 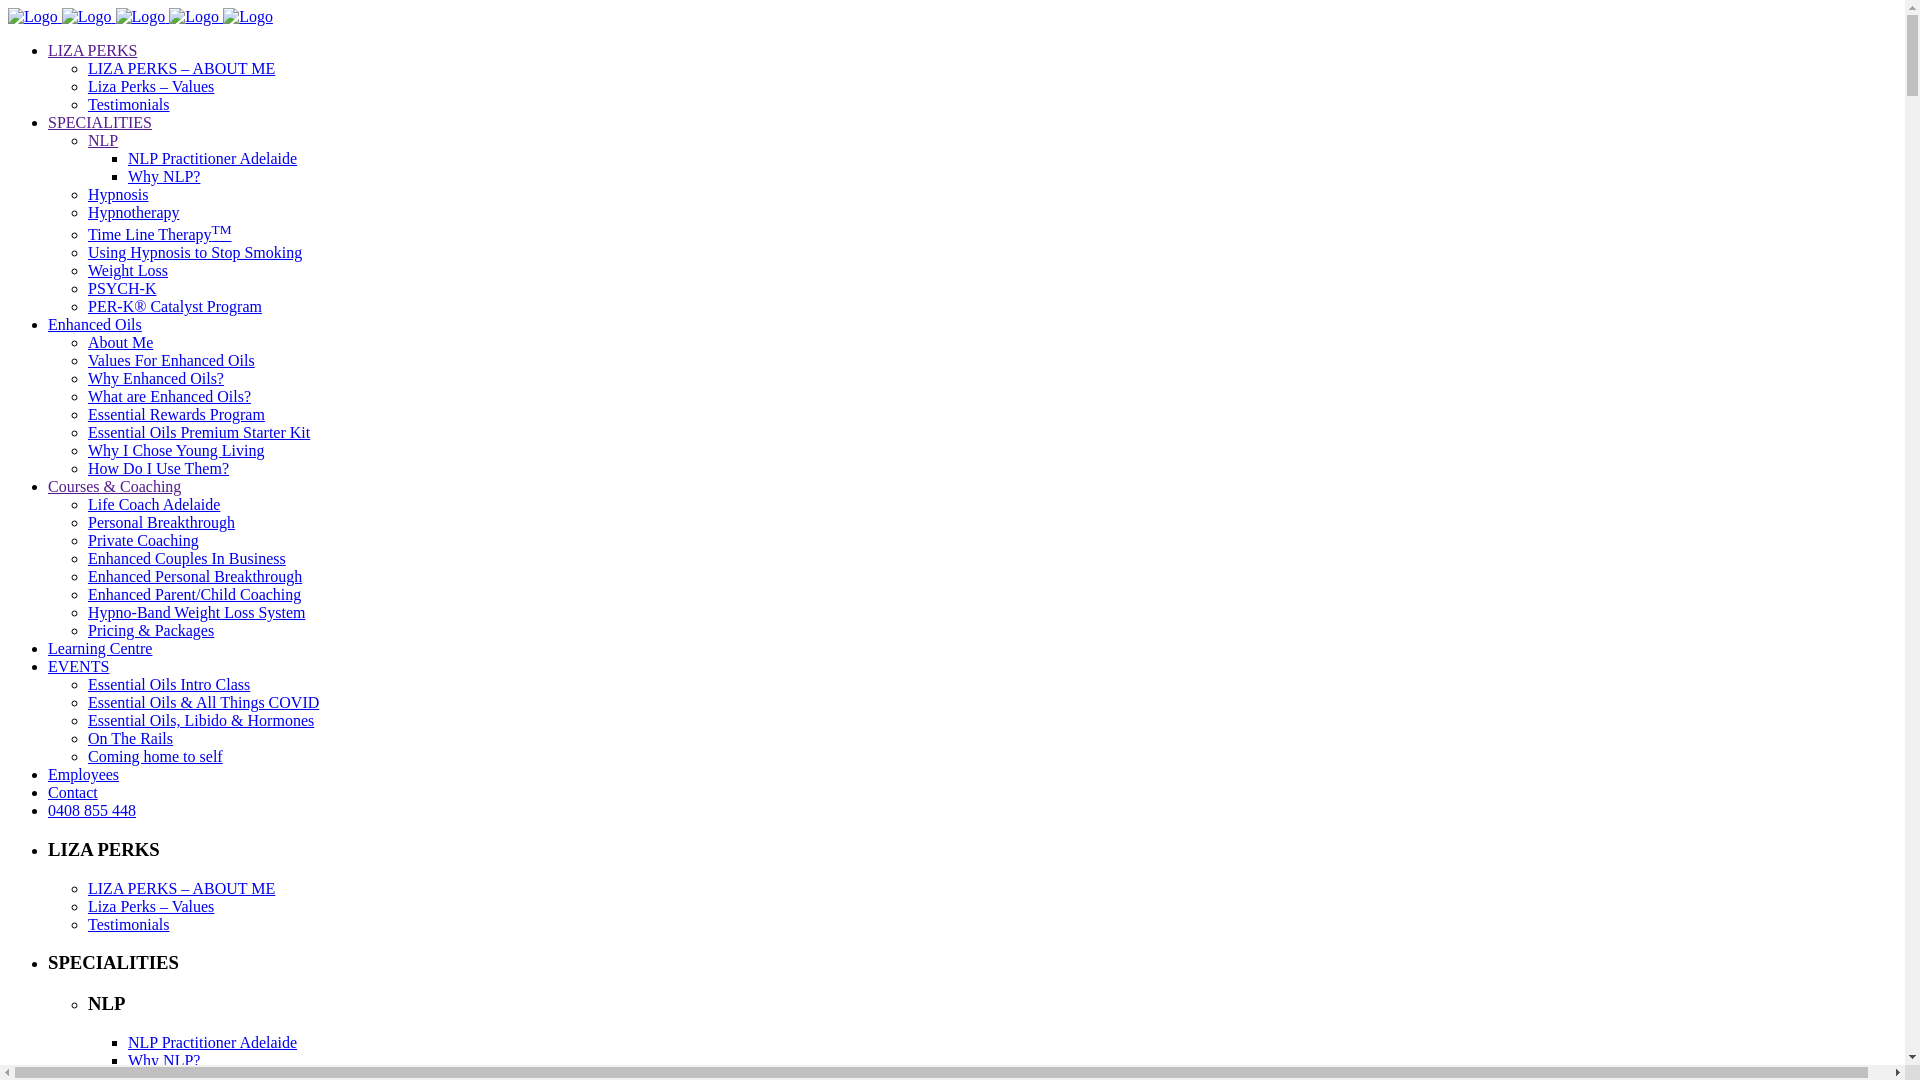 I want to click on 'Employees', so click(x=82, y=773).